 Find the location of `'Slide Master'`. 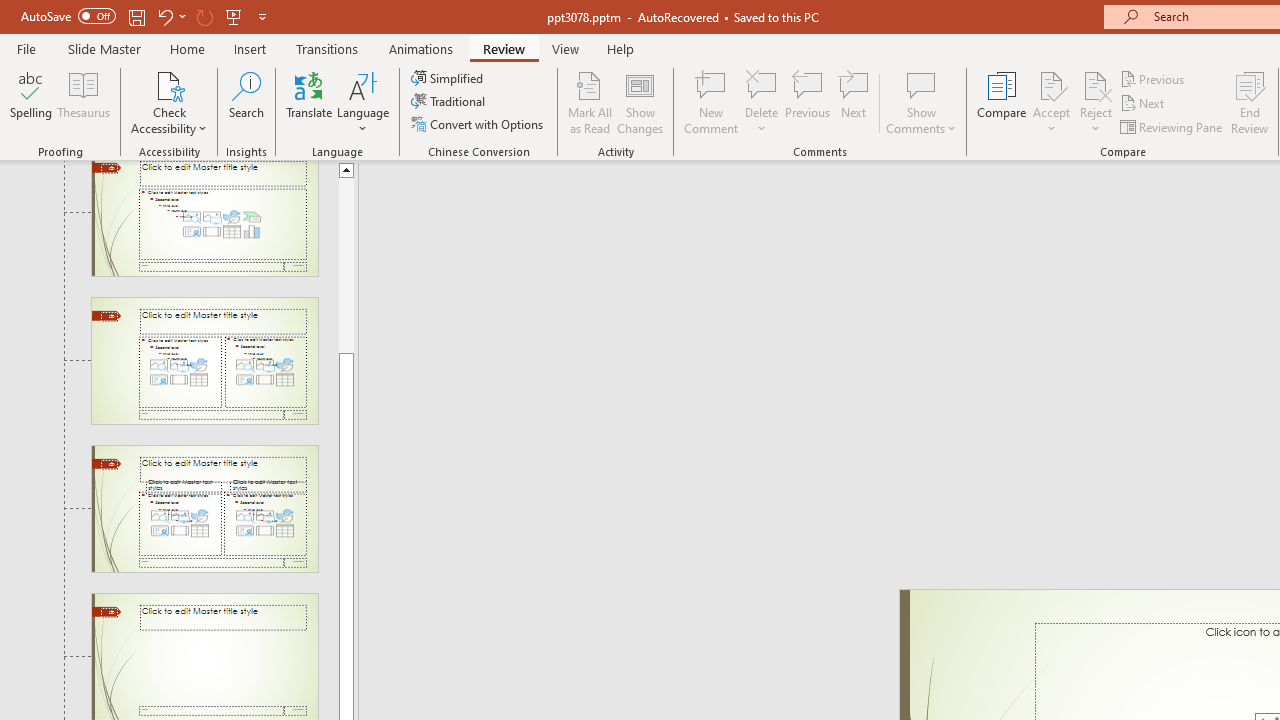

'Slide Master' is located at coordinates (103, 48).